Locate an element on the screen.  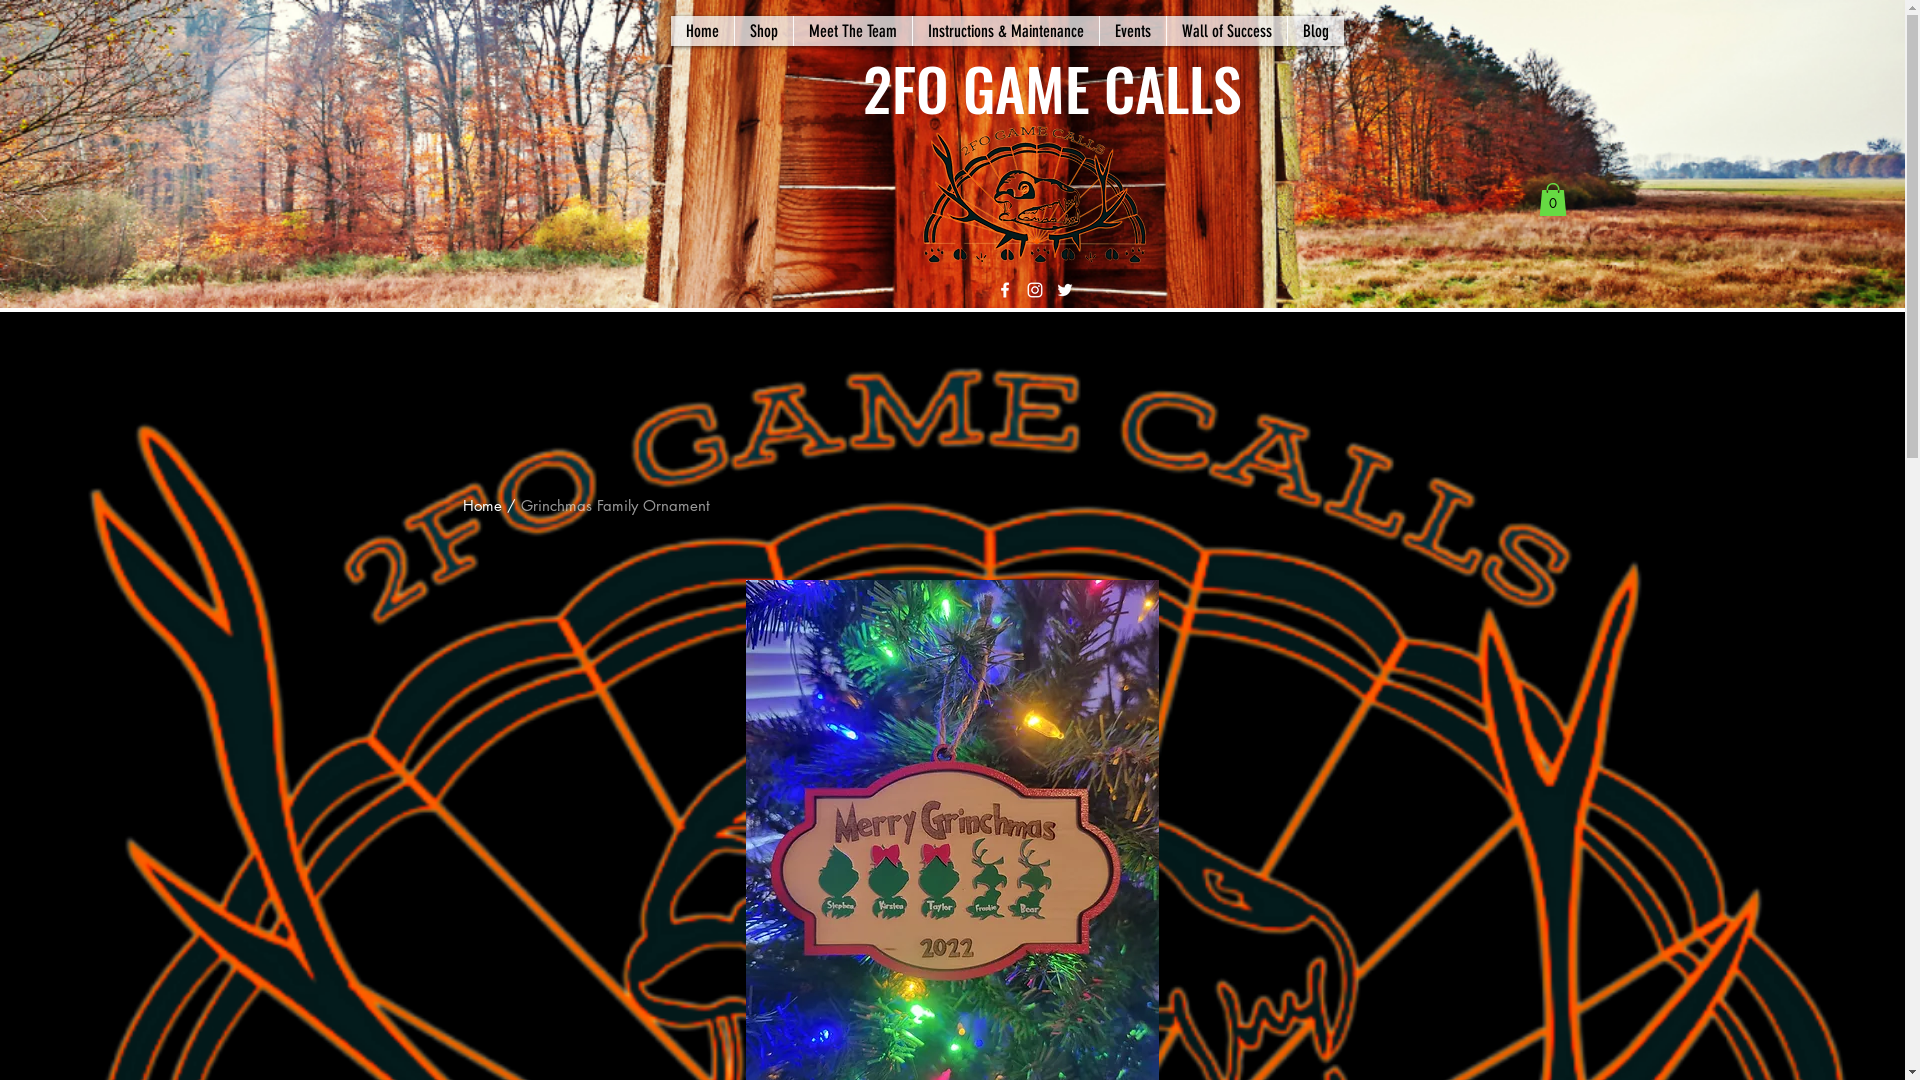
'Wall of Success' is located at coordinates (1225, 30).